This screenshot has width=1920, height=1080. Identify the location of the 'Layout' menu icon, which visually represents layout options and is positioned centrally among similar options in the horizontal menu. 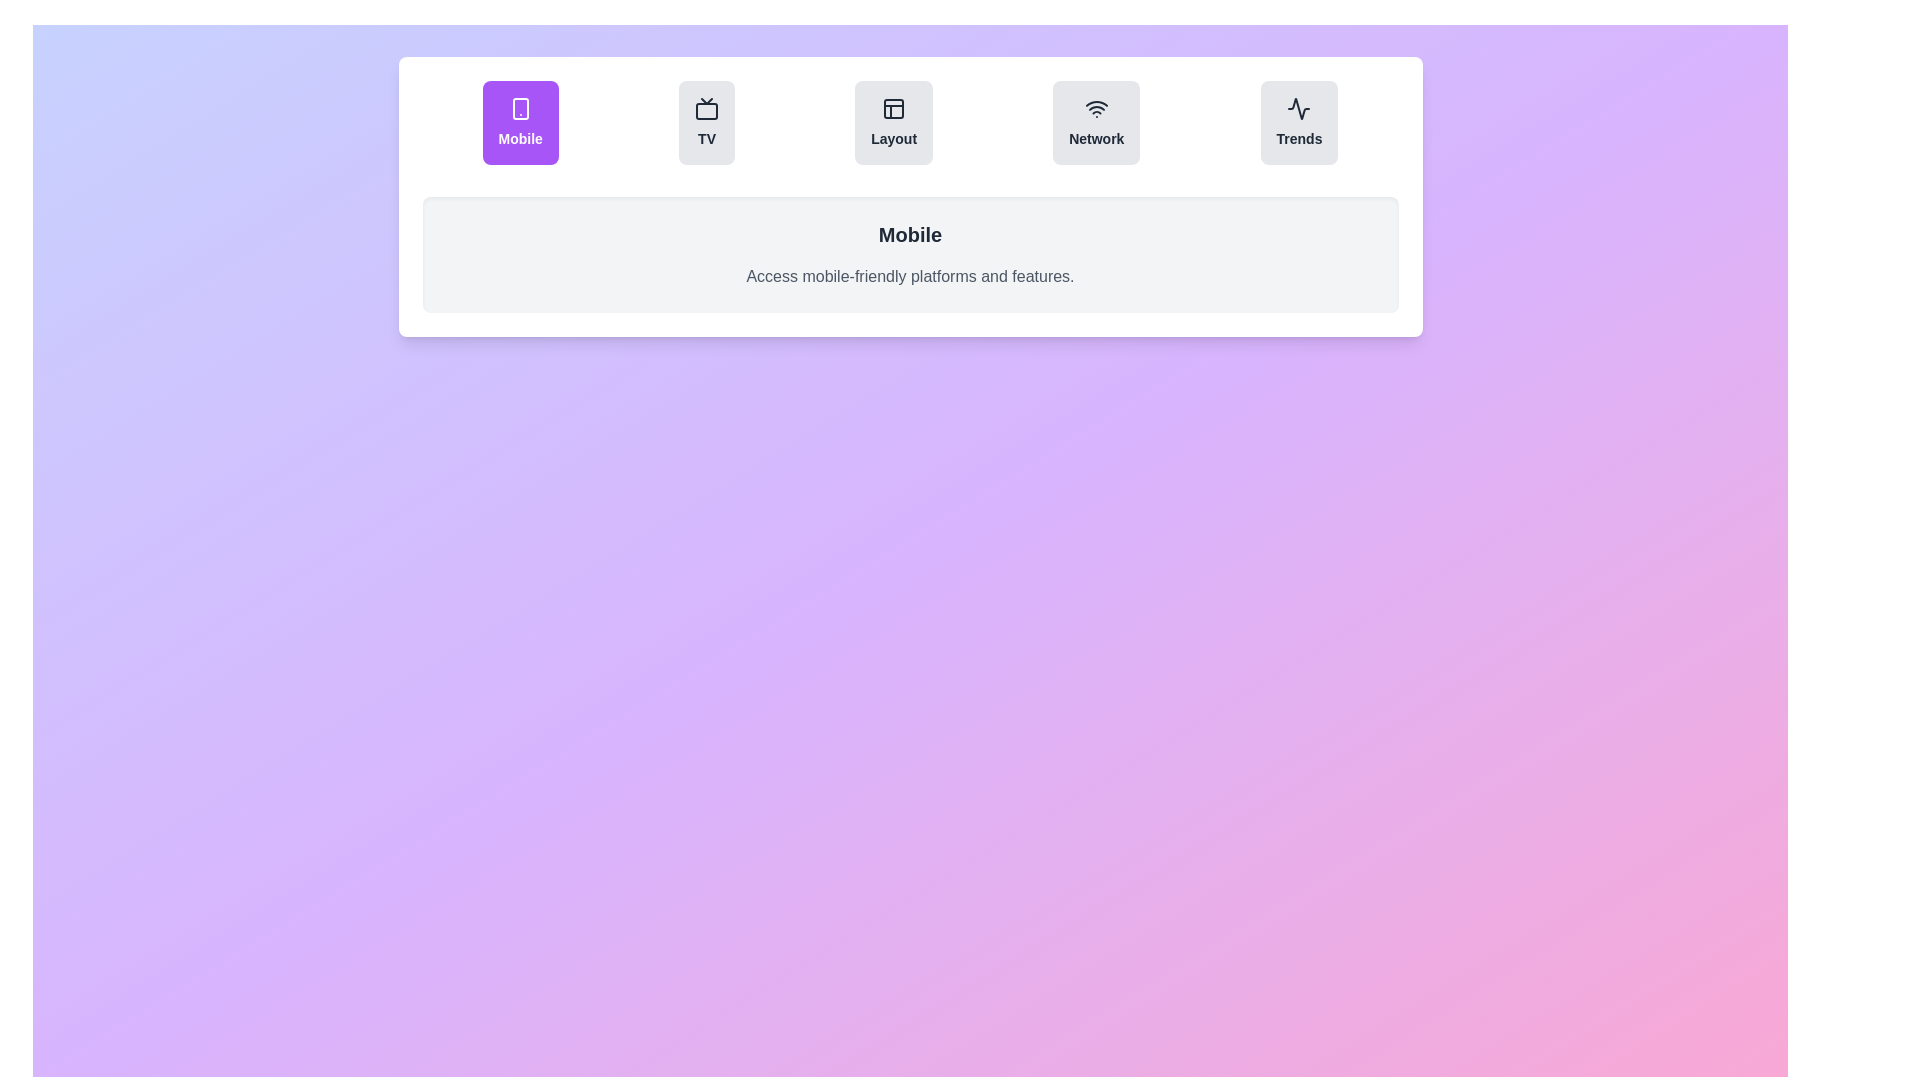
(893, 108).